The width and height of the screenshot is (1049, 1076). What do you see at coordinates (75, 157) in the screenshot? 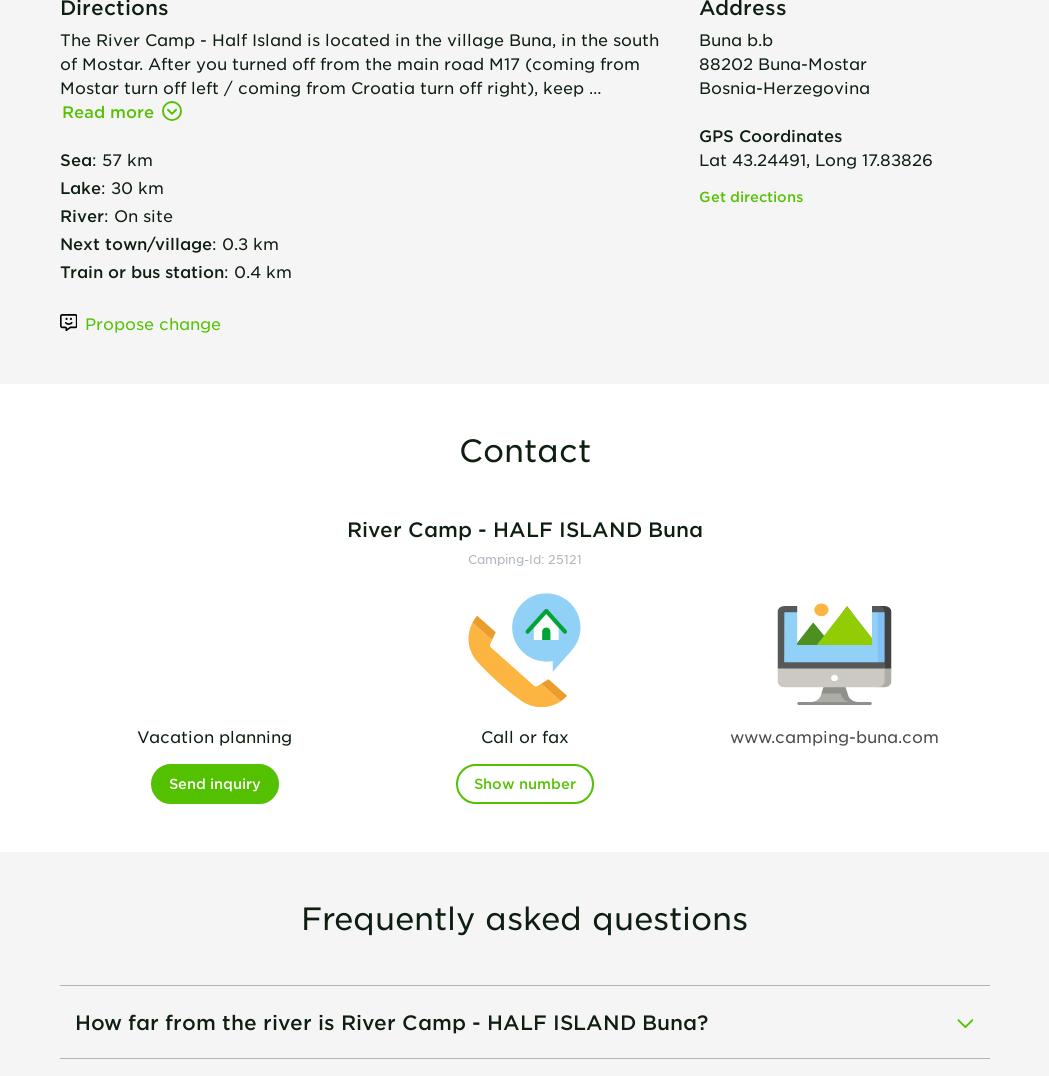
I see `'Sea'` at bounding box center [75, 157].